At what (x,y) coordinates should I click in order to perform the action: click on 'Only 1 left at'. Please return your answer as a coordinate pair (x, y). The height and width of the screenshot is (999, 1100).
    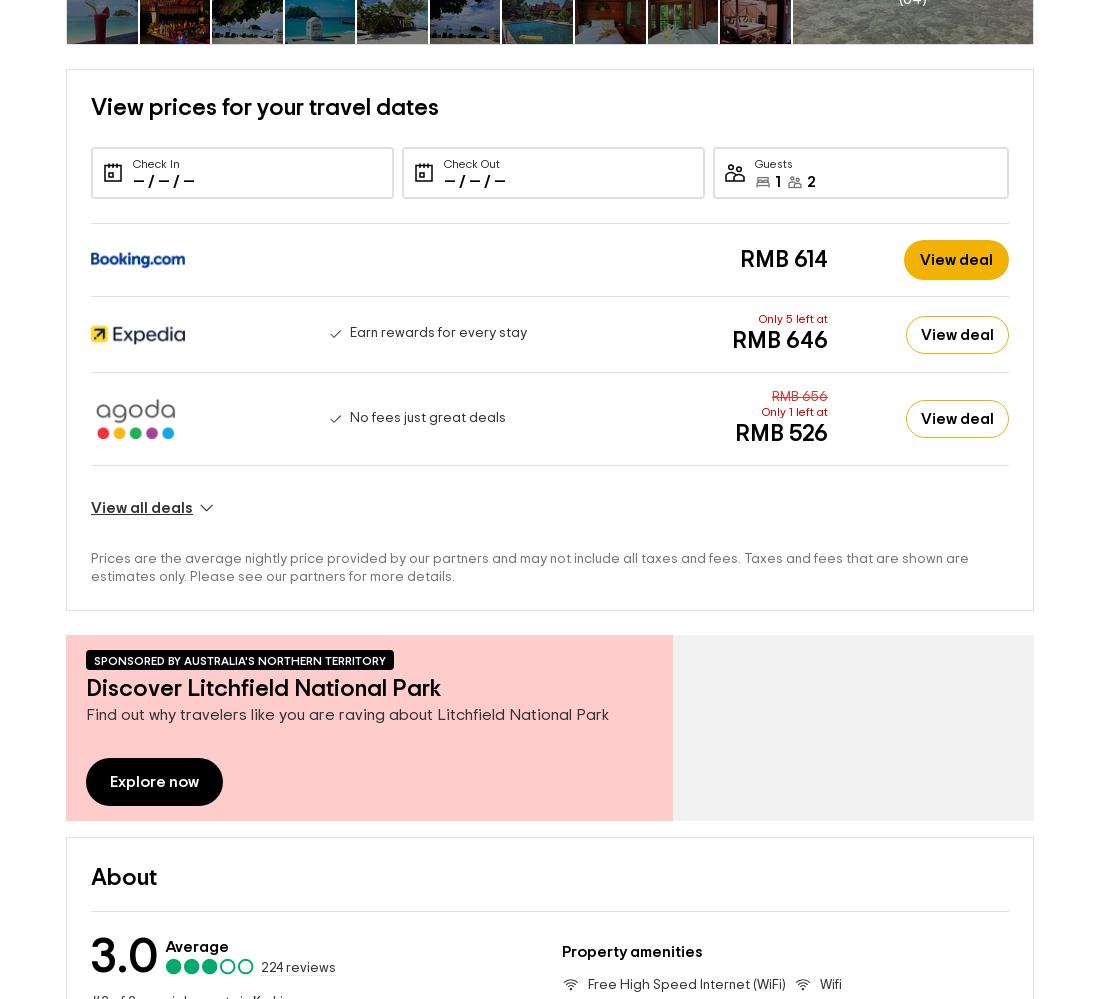
    Looking at the image, I should click on (794, 380).